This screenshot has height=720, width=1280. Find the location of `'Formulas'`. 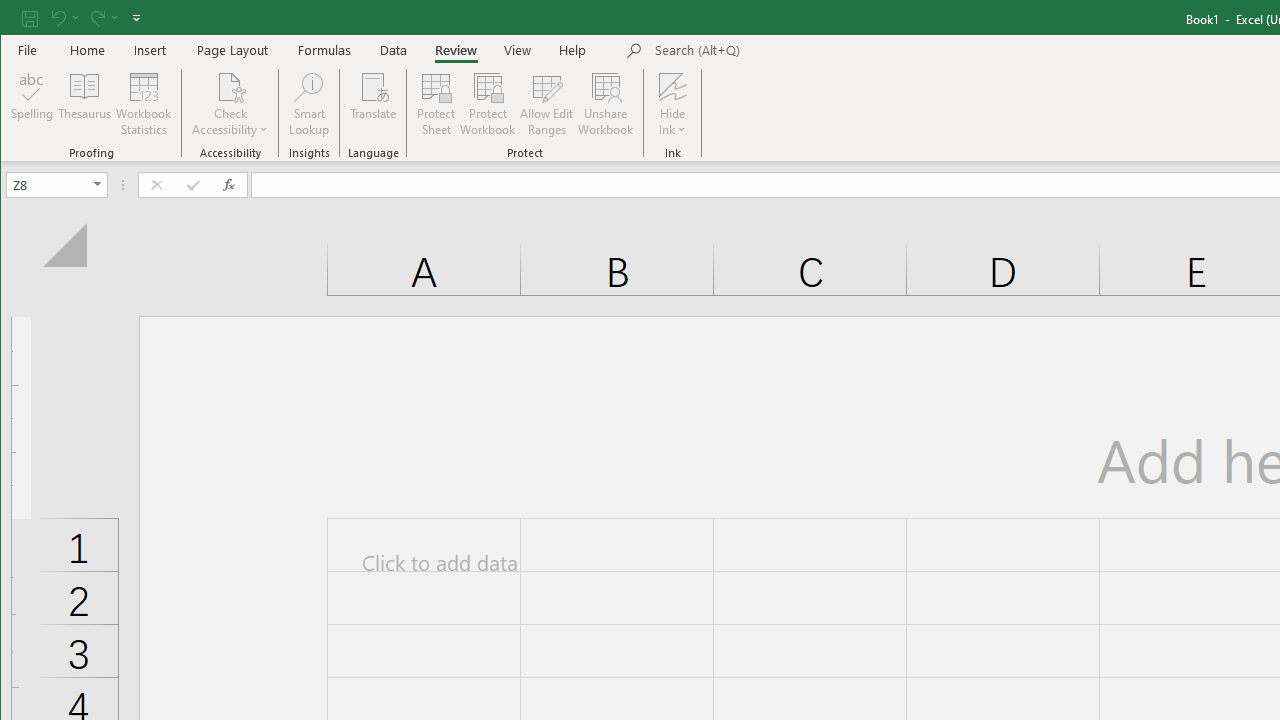

'Formulas' is located at coordinates (325, 49).